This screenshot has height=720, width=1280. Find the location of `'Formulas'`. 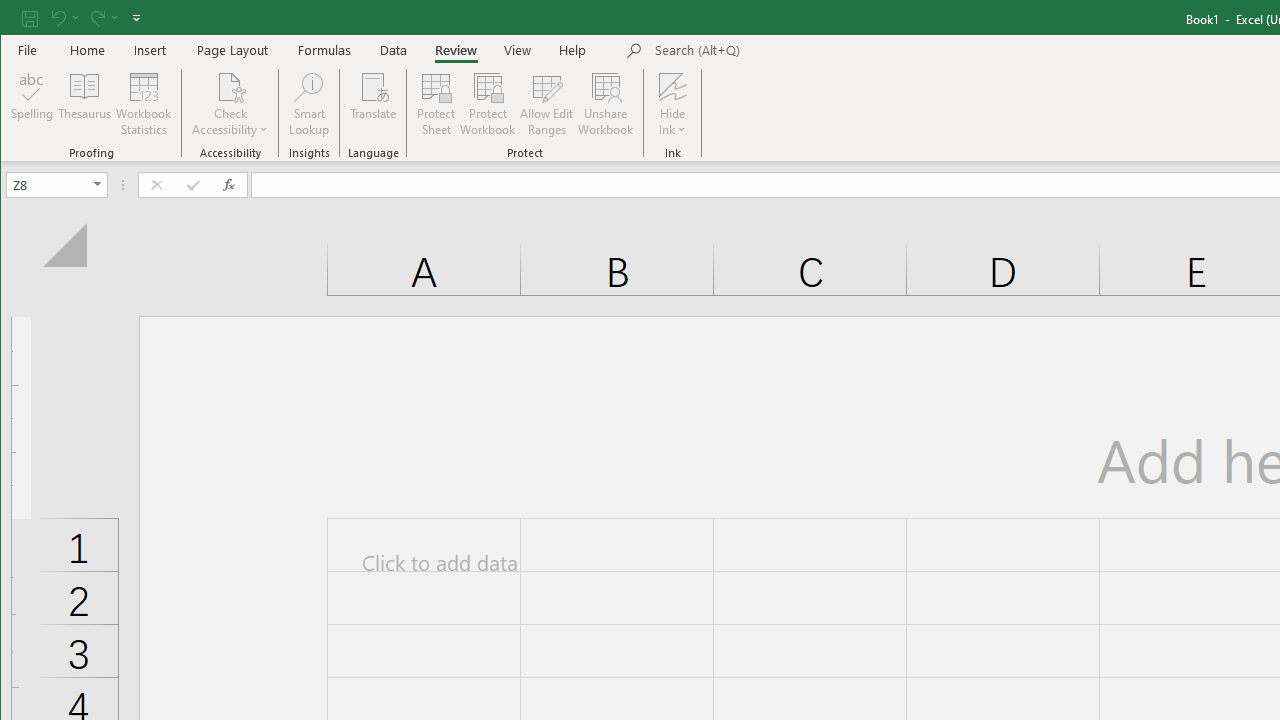

'Formulas' is located at coordinates (325, 49).